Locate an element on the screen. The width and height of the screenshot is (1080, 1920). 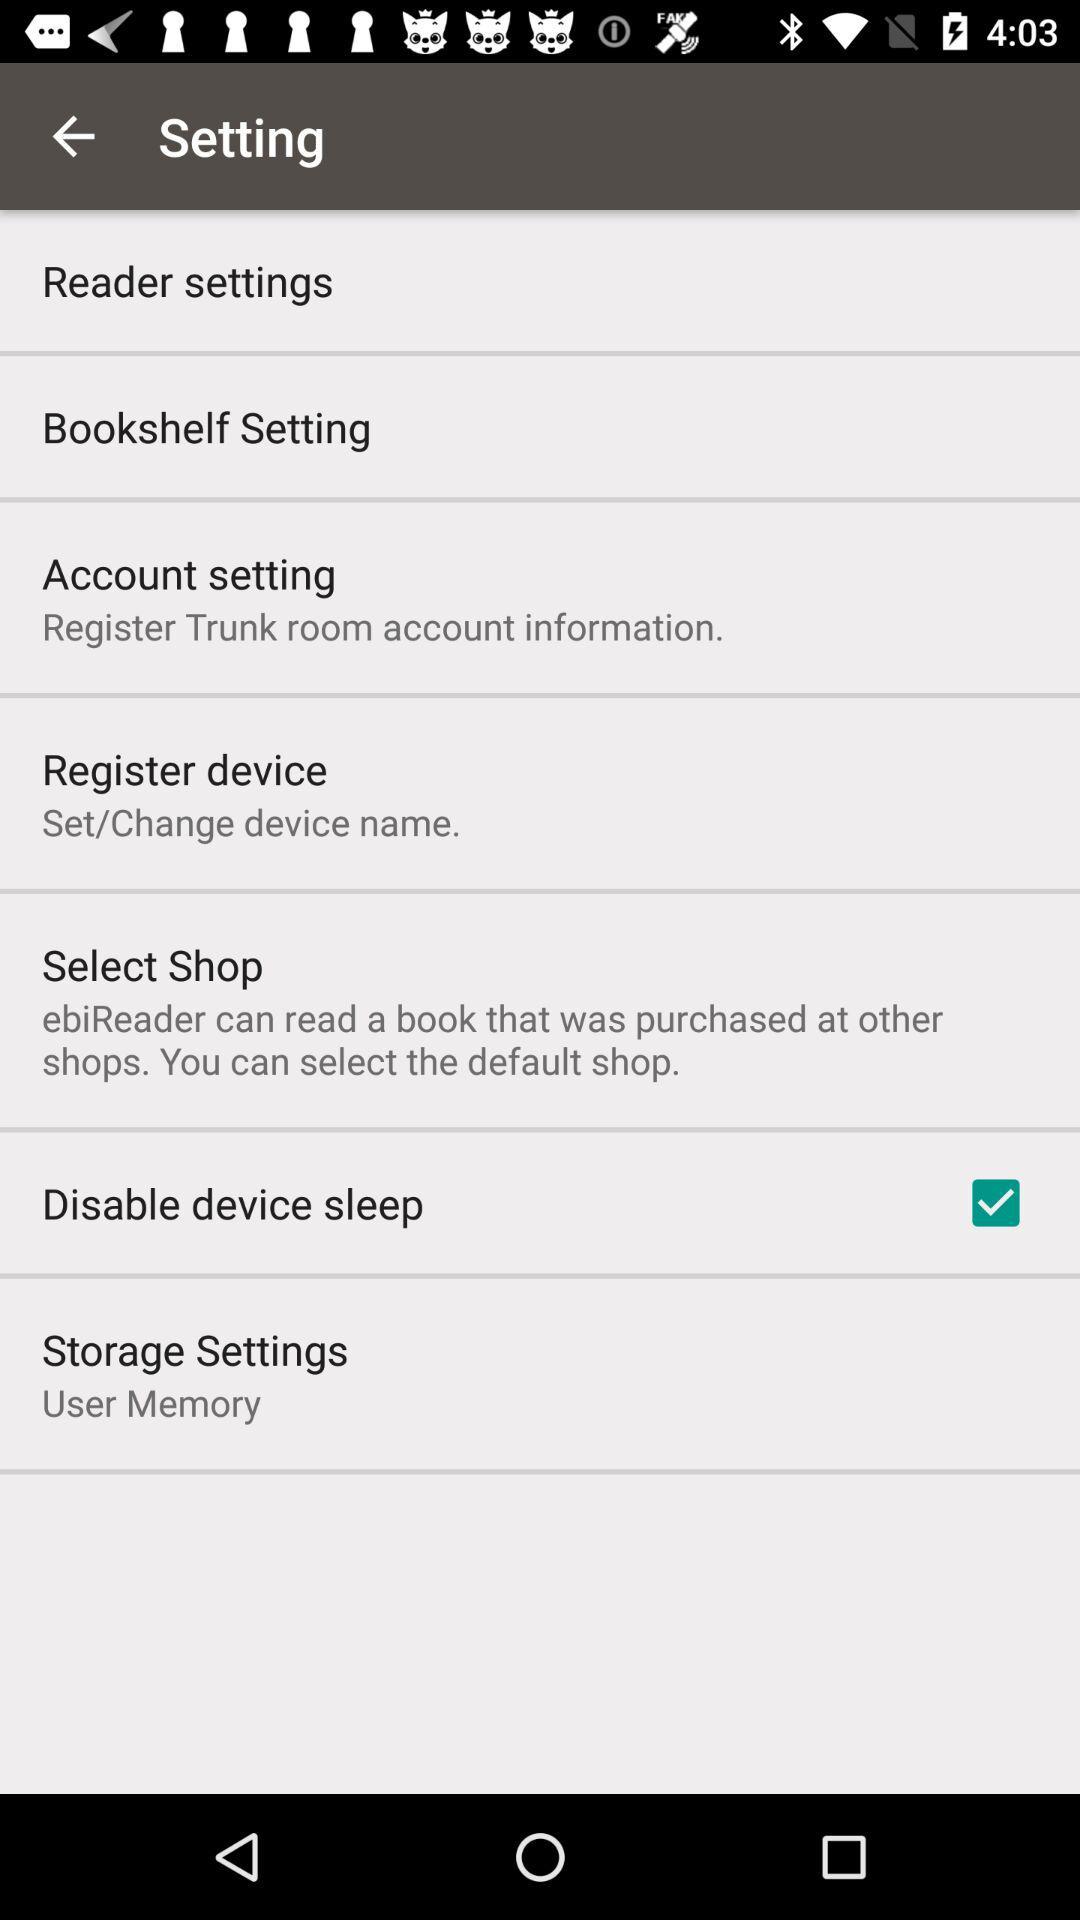
the item next to the disable device sleep is located at coordinates (995, 1202).